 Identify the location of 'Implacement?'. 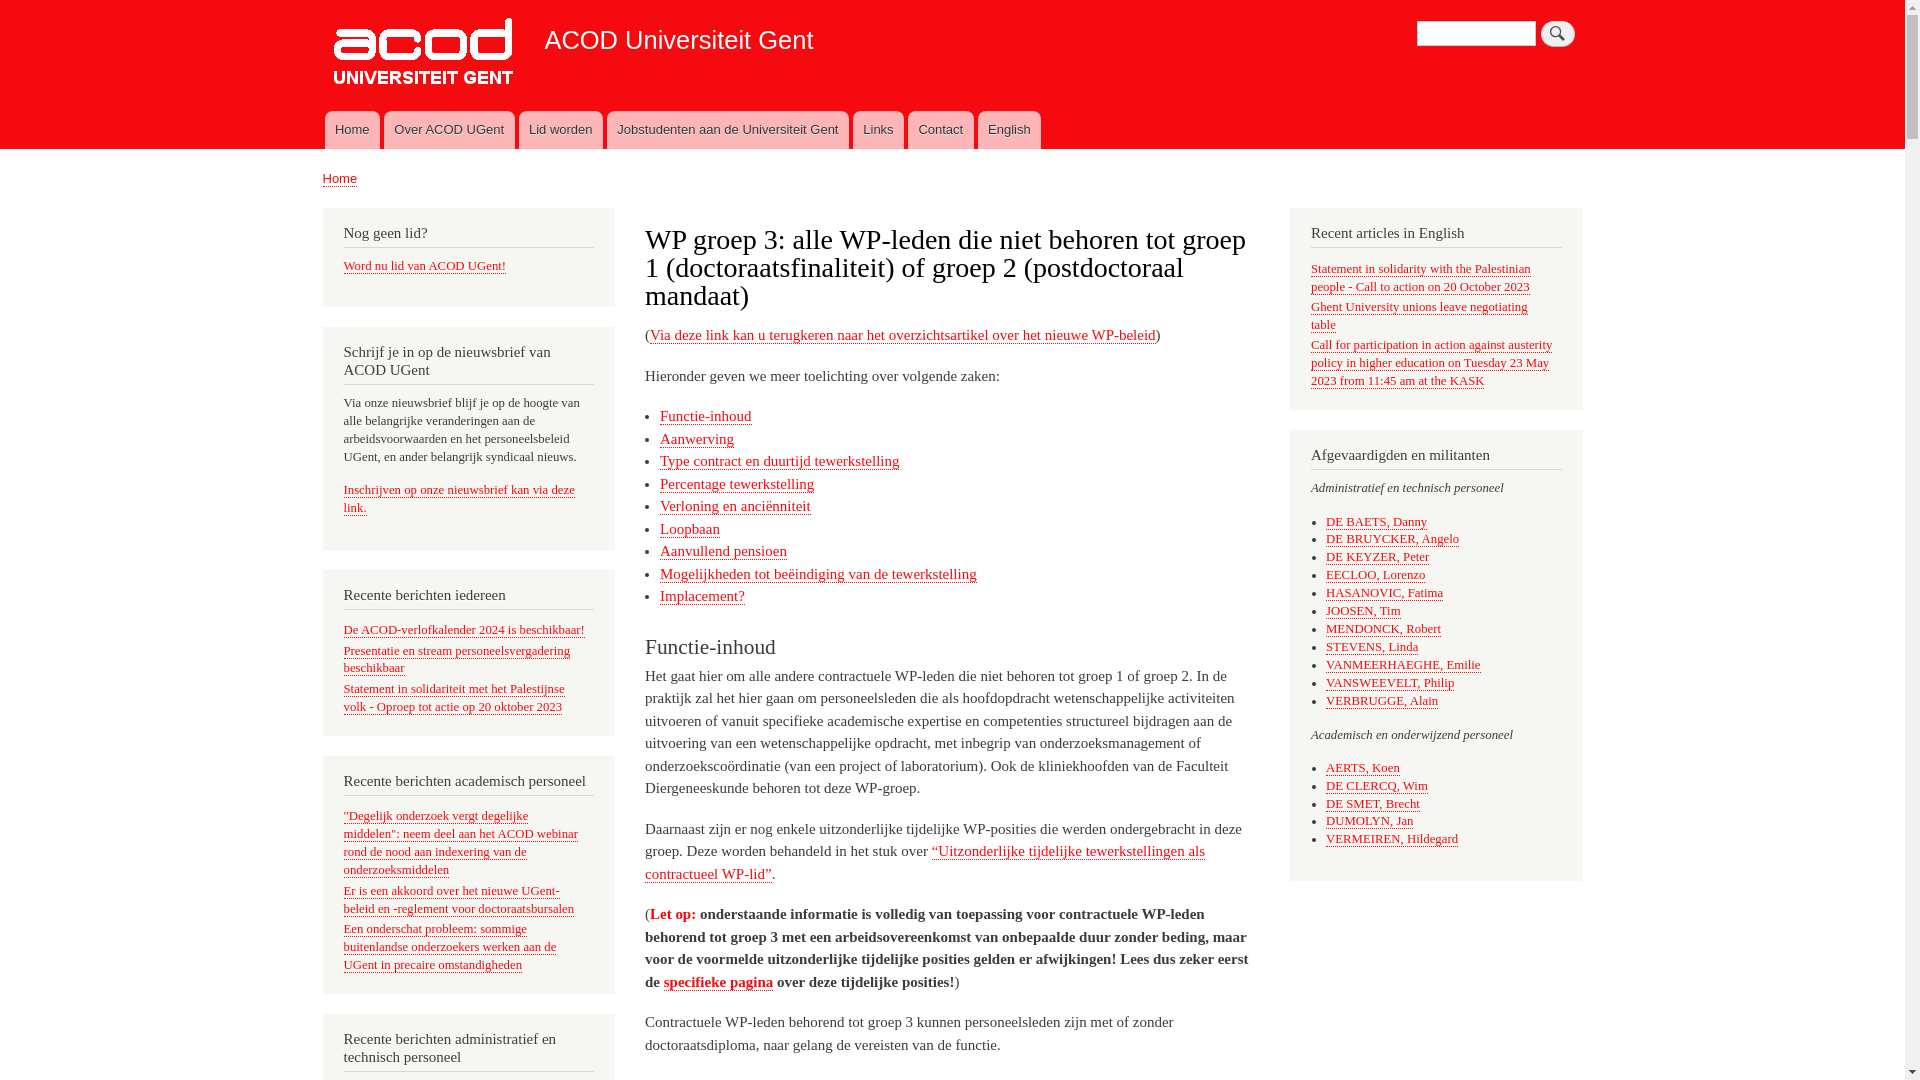
(660, 595).